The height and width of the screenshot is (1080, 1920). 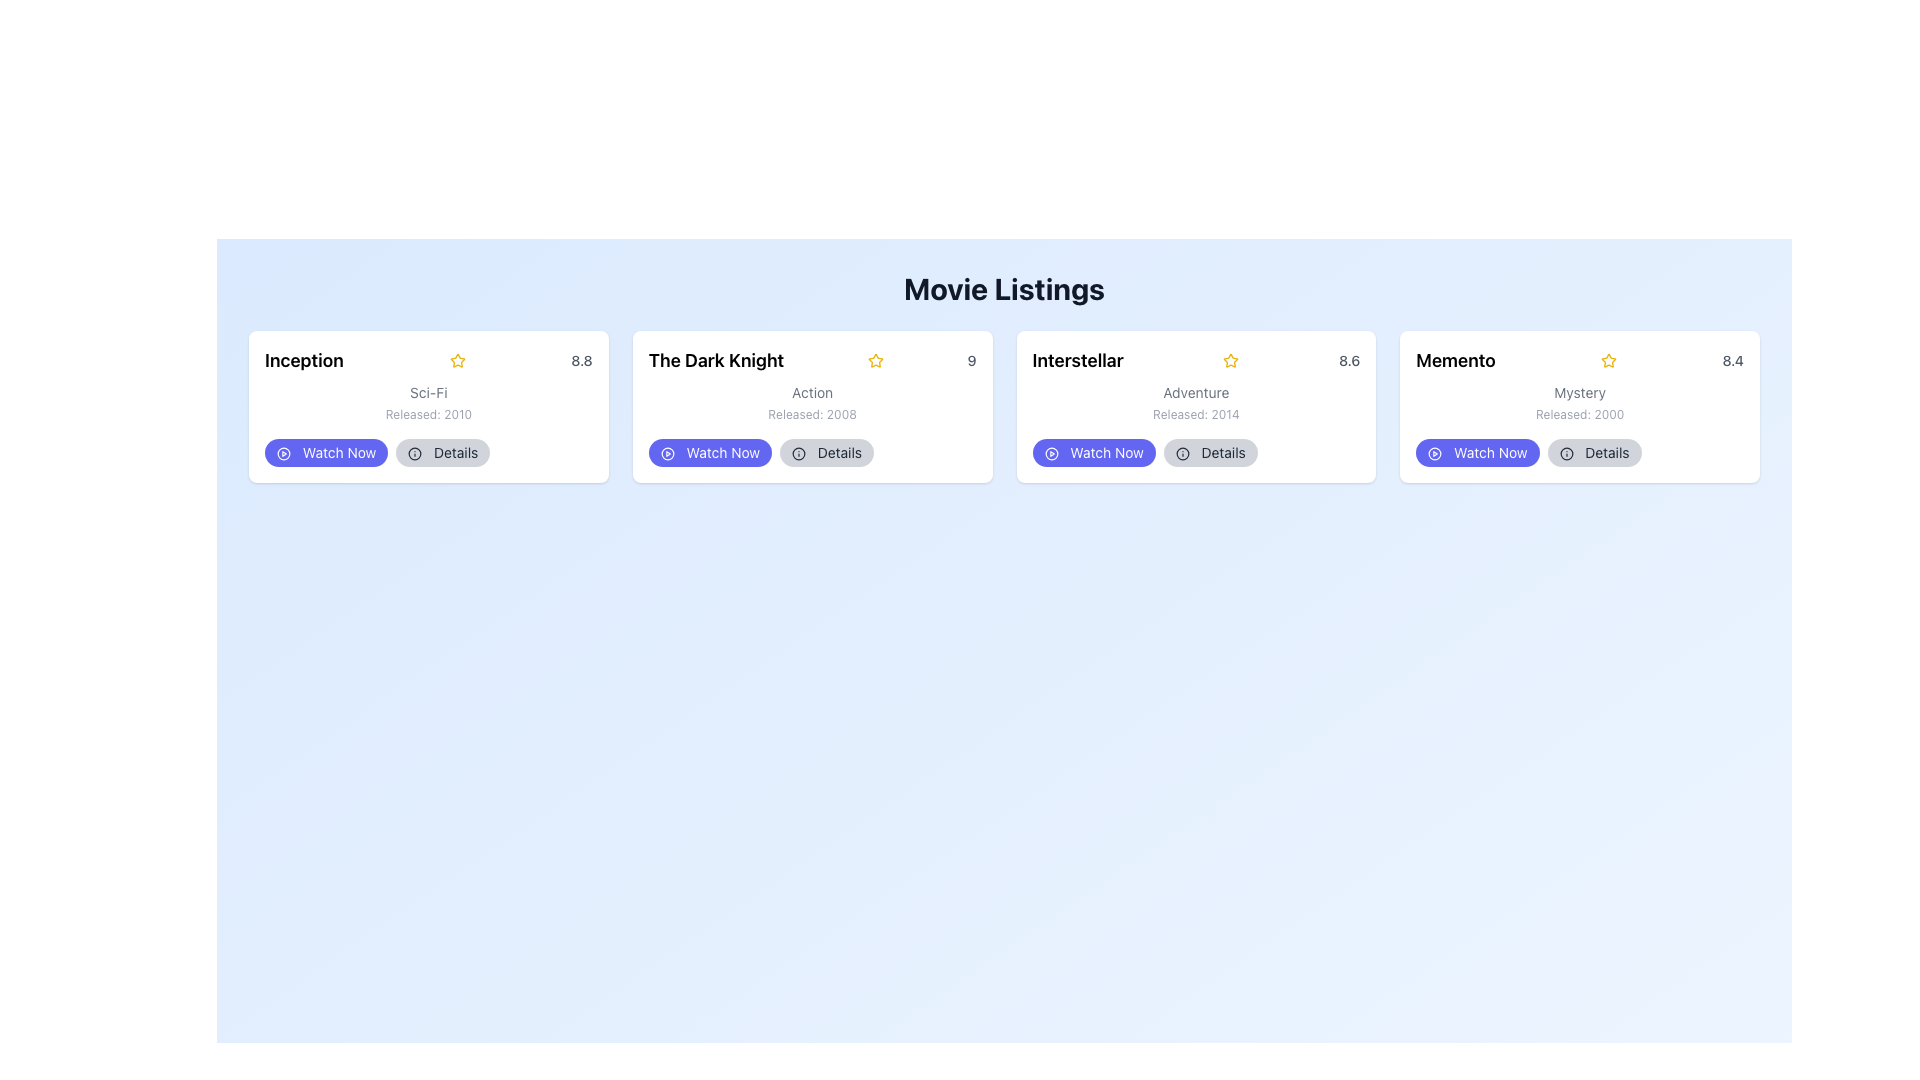 I want to click on the decorative icon representing the rating status for the movie 'Memento', located in the top-right section of the listing card, aligned with the numeric rating '8.4', so click(x=1609, y=360).